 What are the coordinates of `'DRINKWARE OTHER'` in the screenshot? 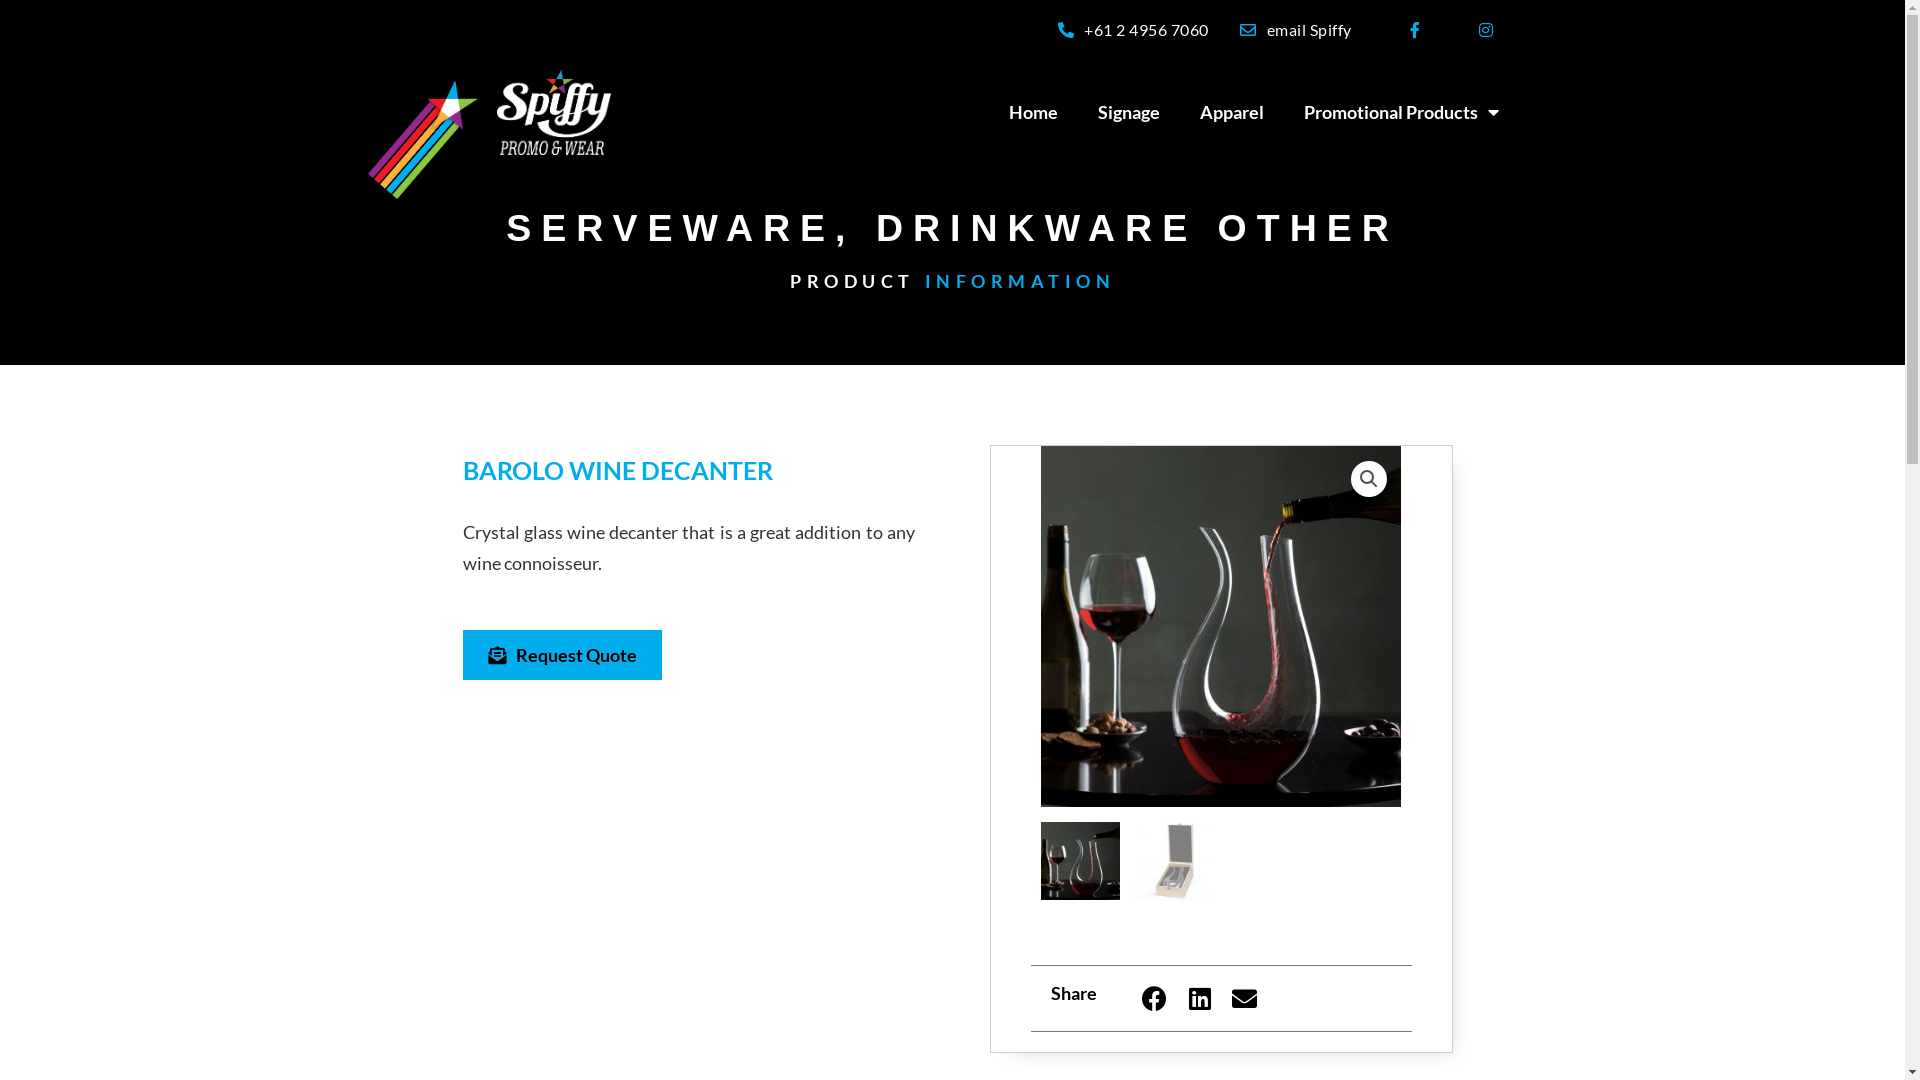 It's located at (1137, 226).